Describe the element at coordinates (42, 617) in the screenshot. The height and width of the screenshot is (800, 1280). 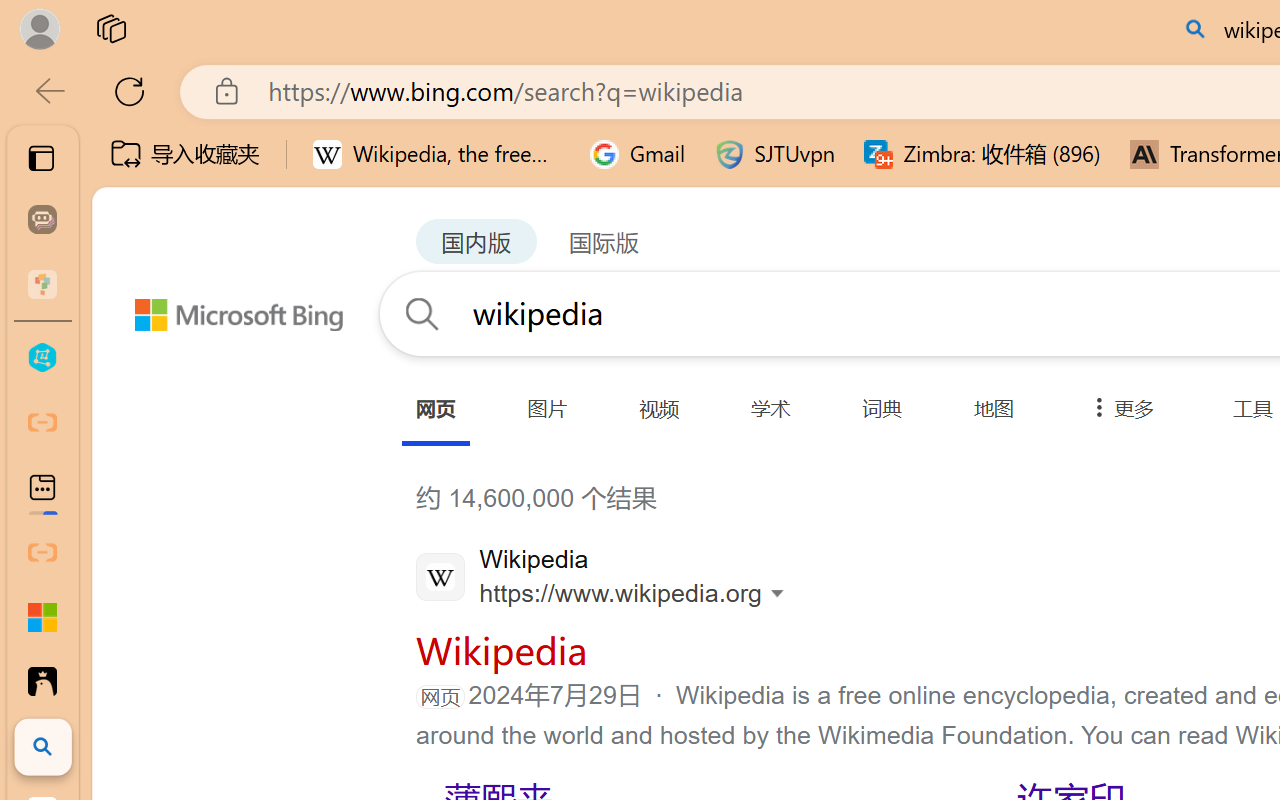
I see `'Adjust indents and spacing - Microsoft Support'` at that location.